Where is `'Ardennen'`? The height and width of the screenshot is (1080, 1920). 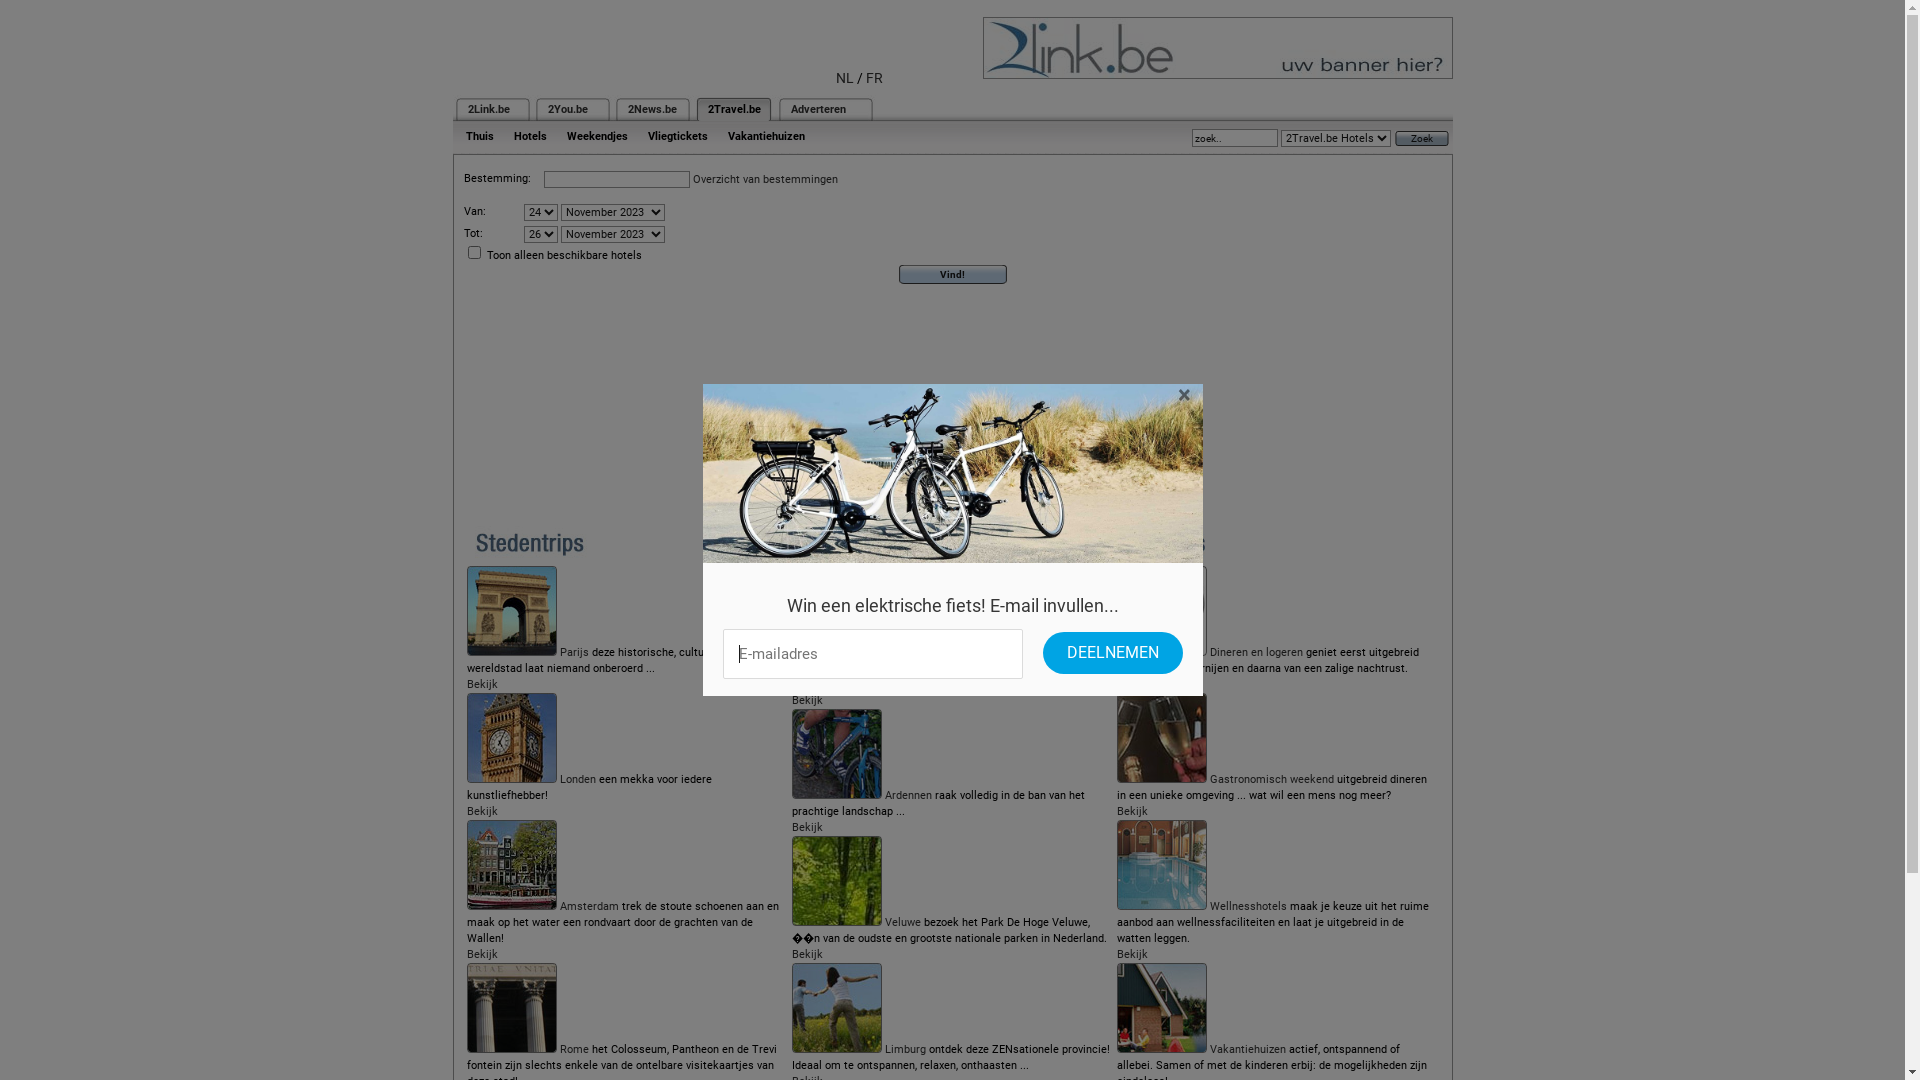
'Ardennen' is located at coordinates (907, 794).